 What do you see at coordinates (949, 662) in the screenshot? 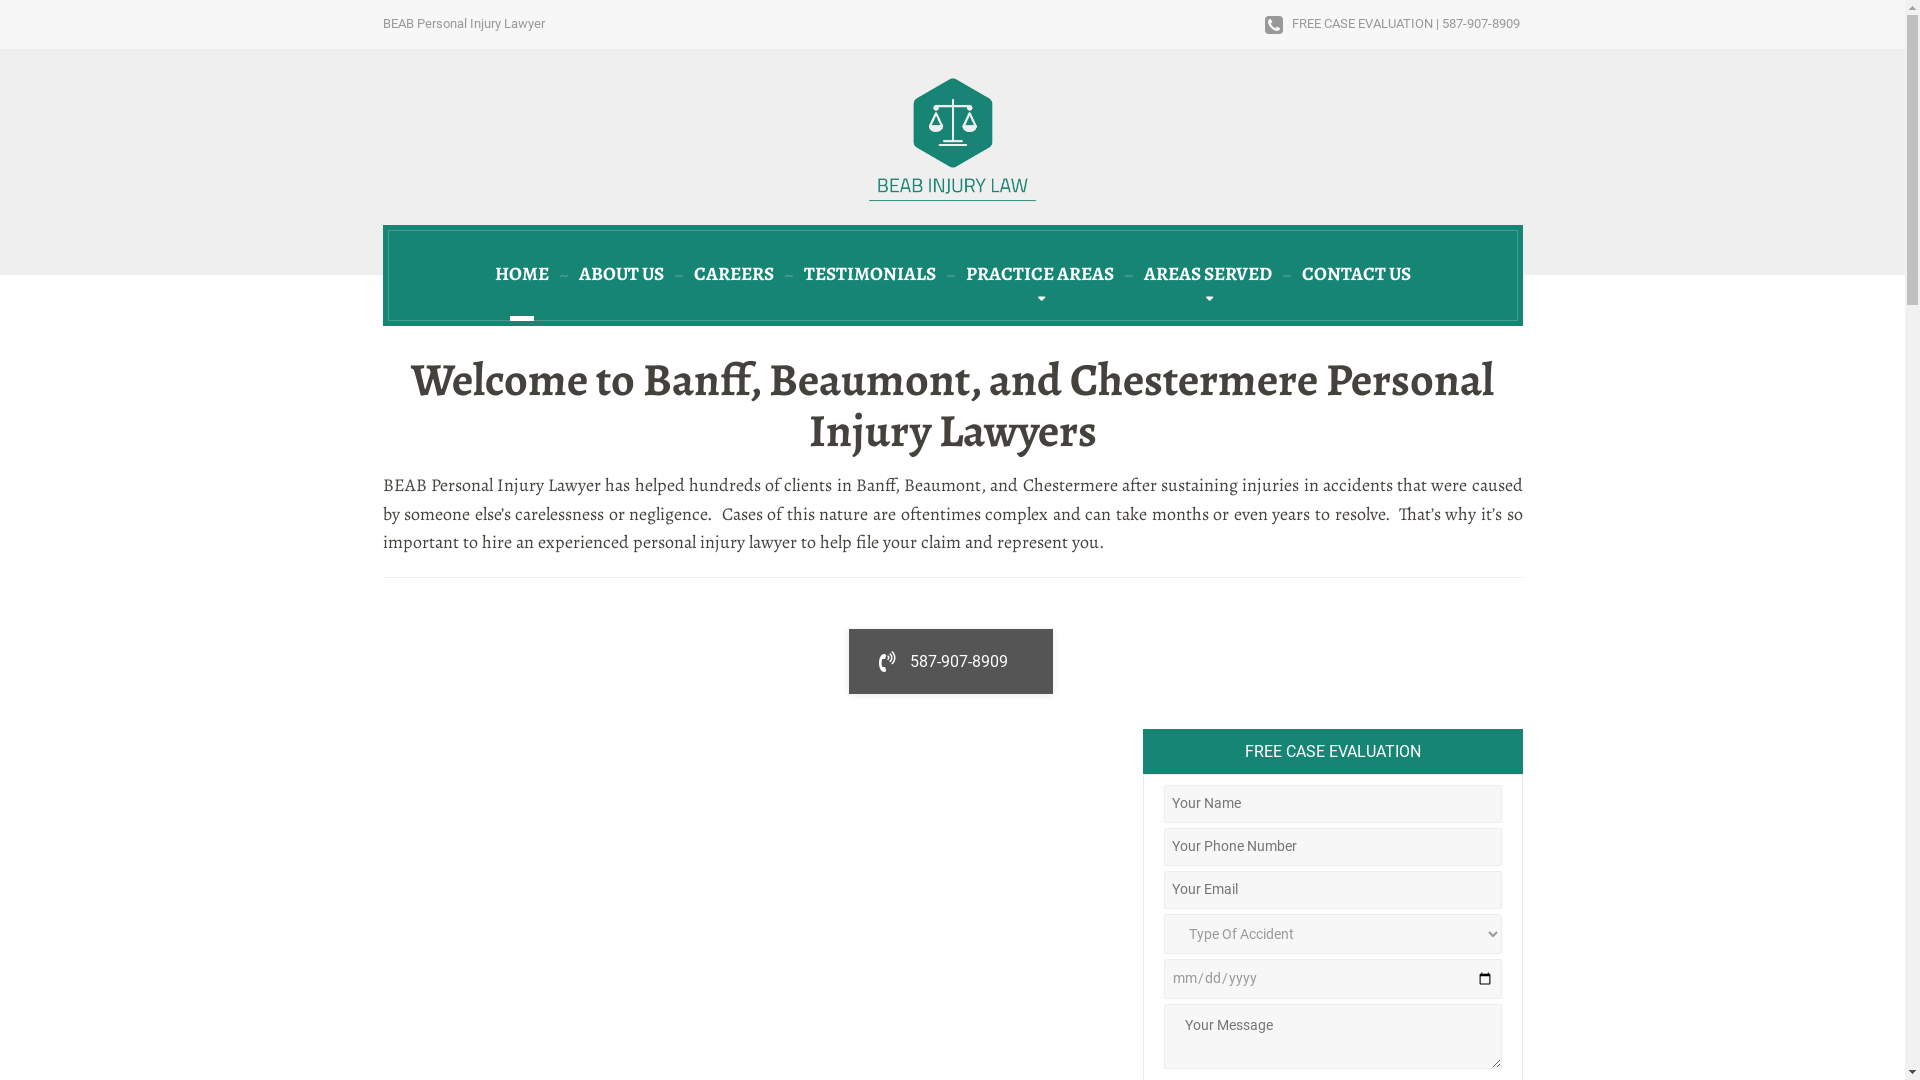
I see `'587-907-8909'` at bounding box center [949, 662].